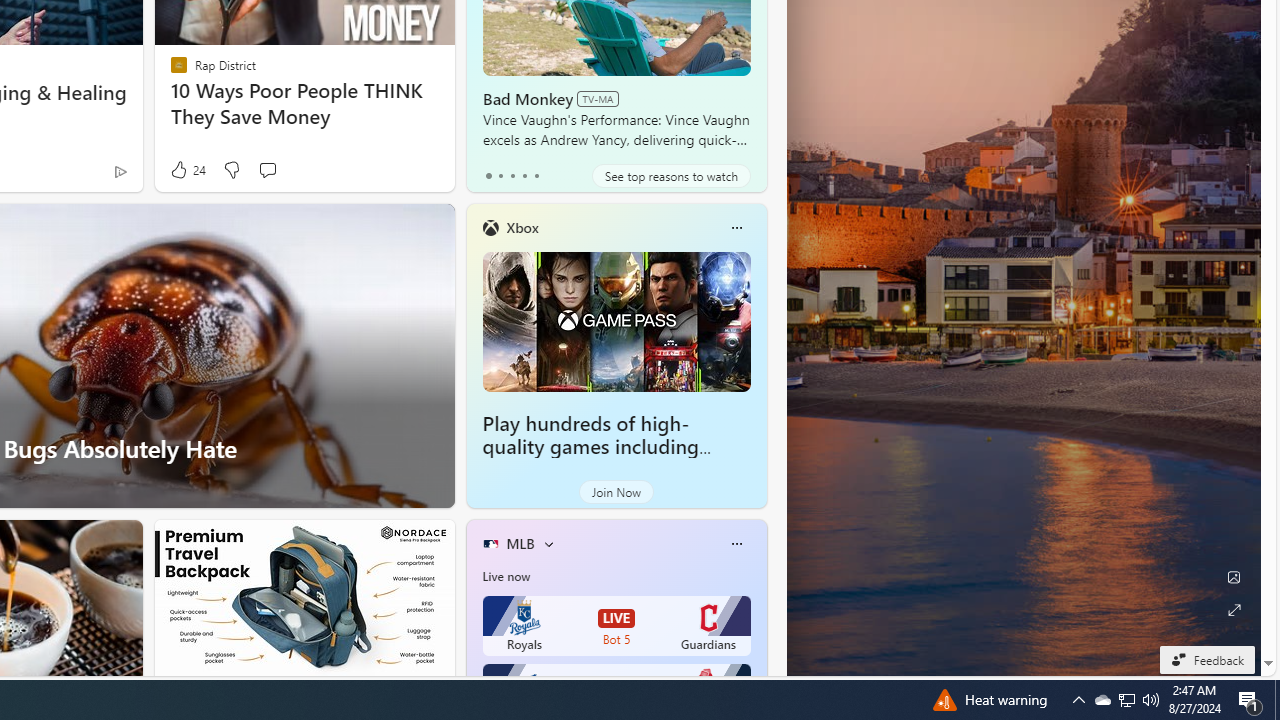  What do you see at coordinates (1205, 659) in the screenshot?
I see `'Feedback'` at bounding box center [1205, 659].